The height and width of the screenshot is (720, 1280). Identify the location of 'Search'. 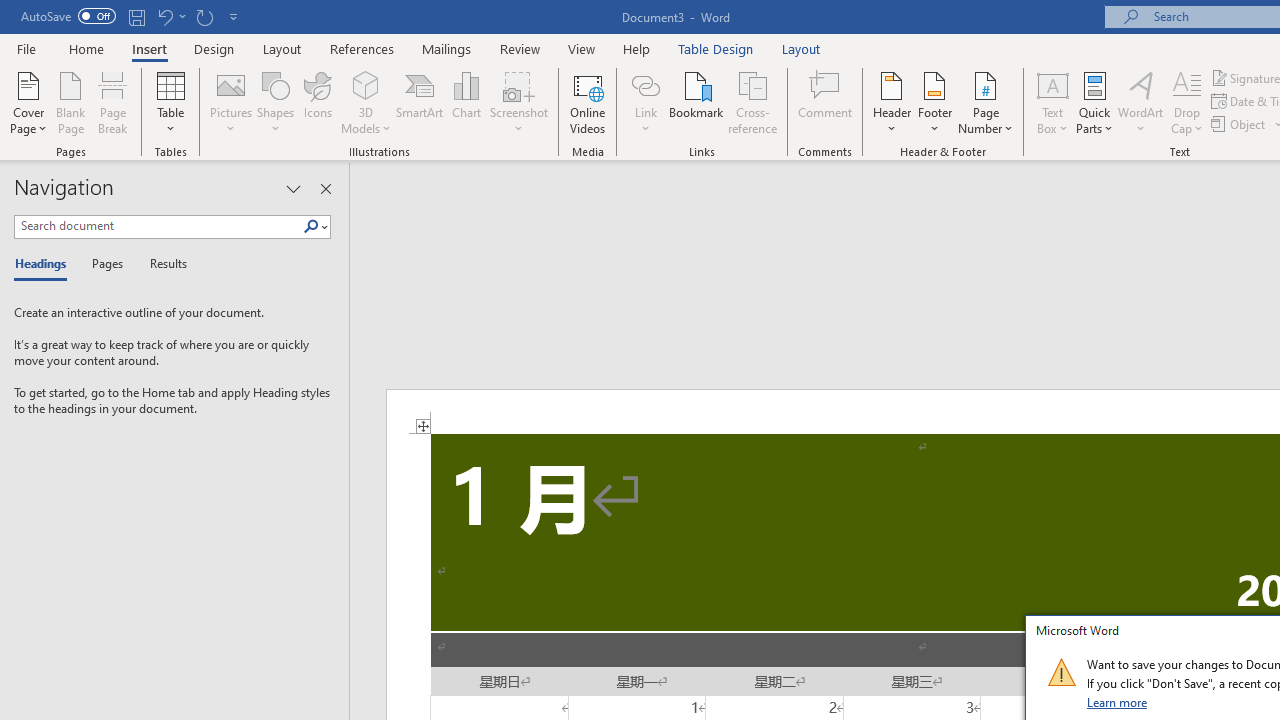
(314, 226).